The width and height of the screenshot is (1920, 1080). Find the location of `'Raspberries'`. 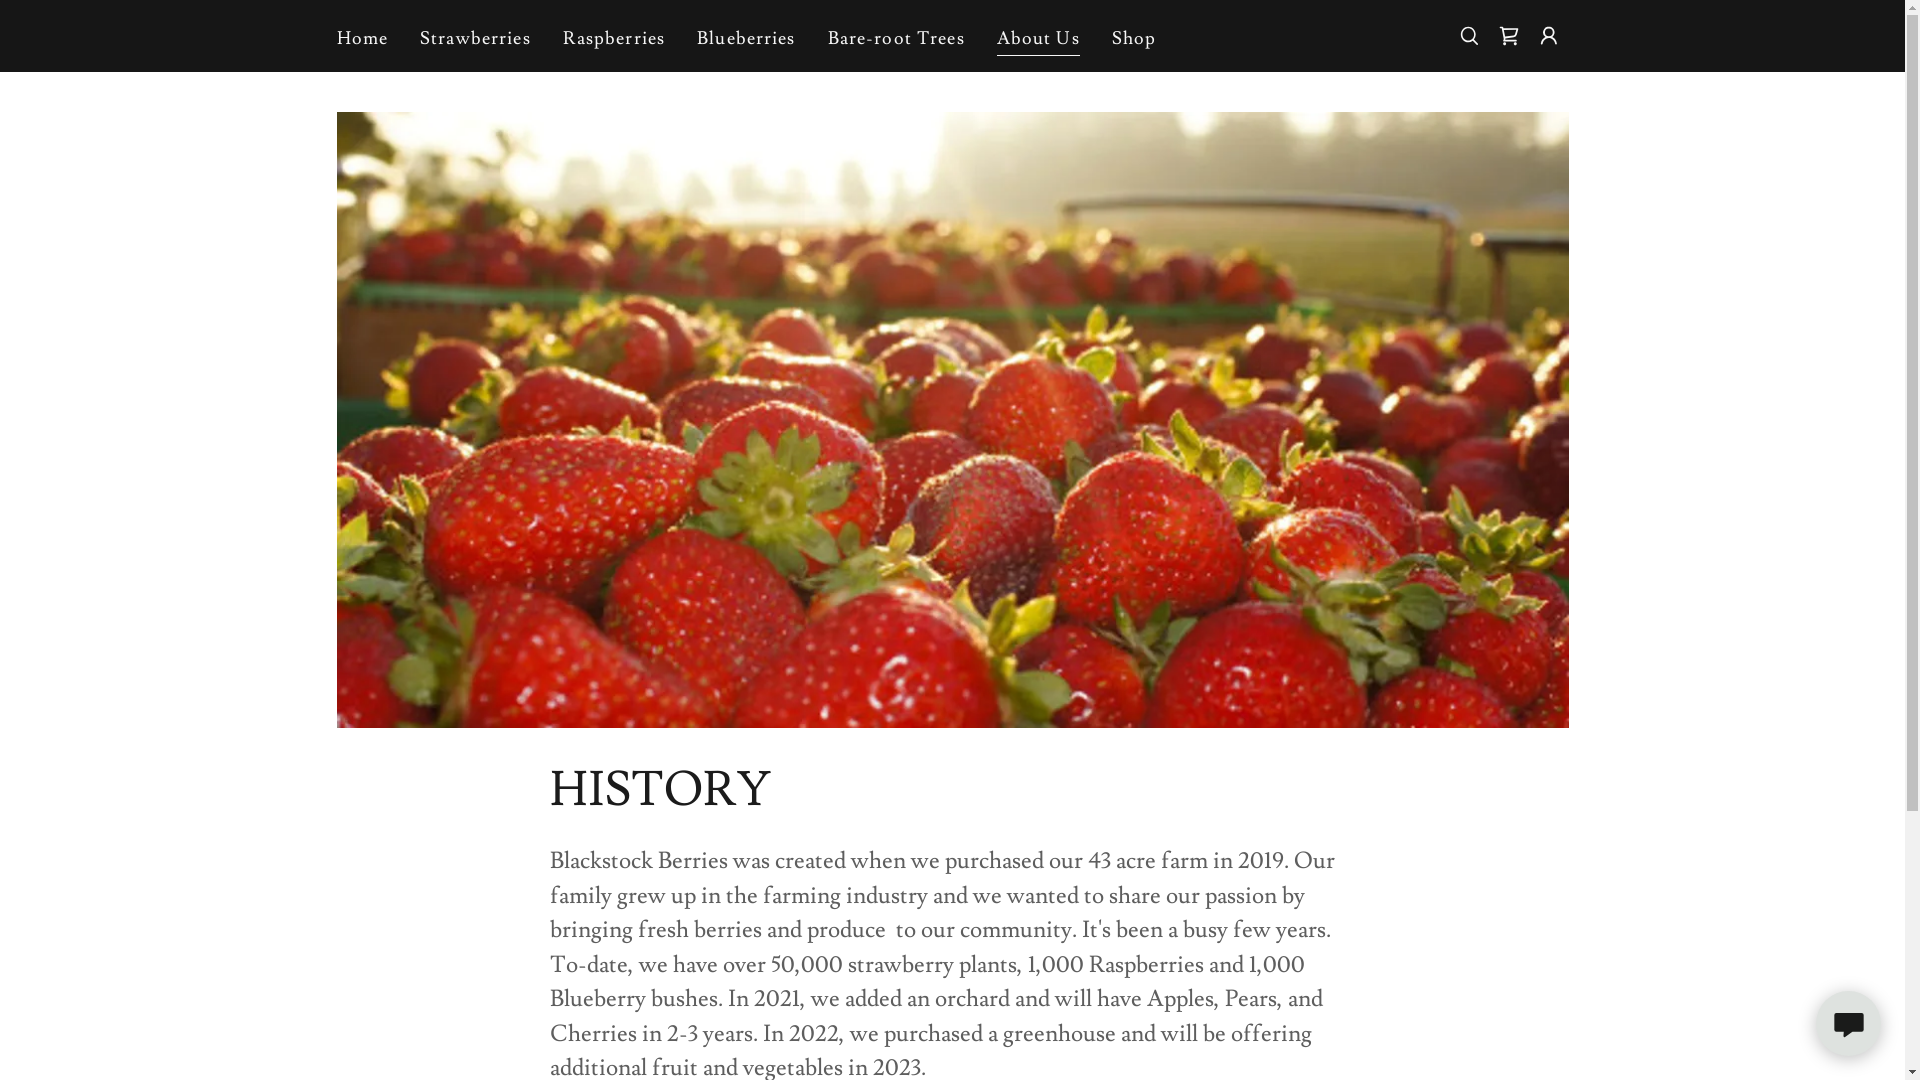

'Raspberries' is located at coordinates (613, 38).